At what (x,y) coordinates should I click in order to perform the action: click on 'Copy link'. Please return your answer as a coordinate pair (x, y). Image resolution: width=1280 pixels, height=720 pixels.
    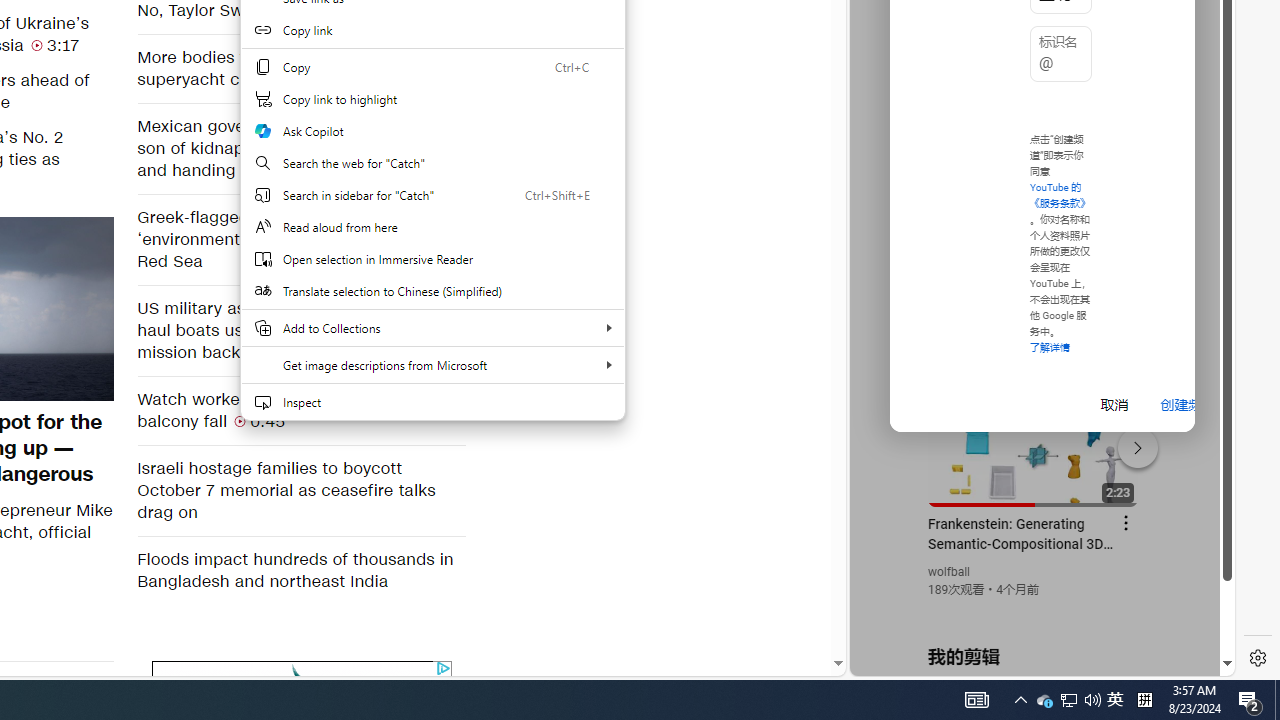
    Looking at the image, I should click on (431, 29).